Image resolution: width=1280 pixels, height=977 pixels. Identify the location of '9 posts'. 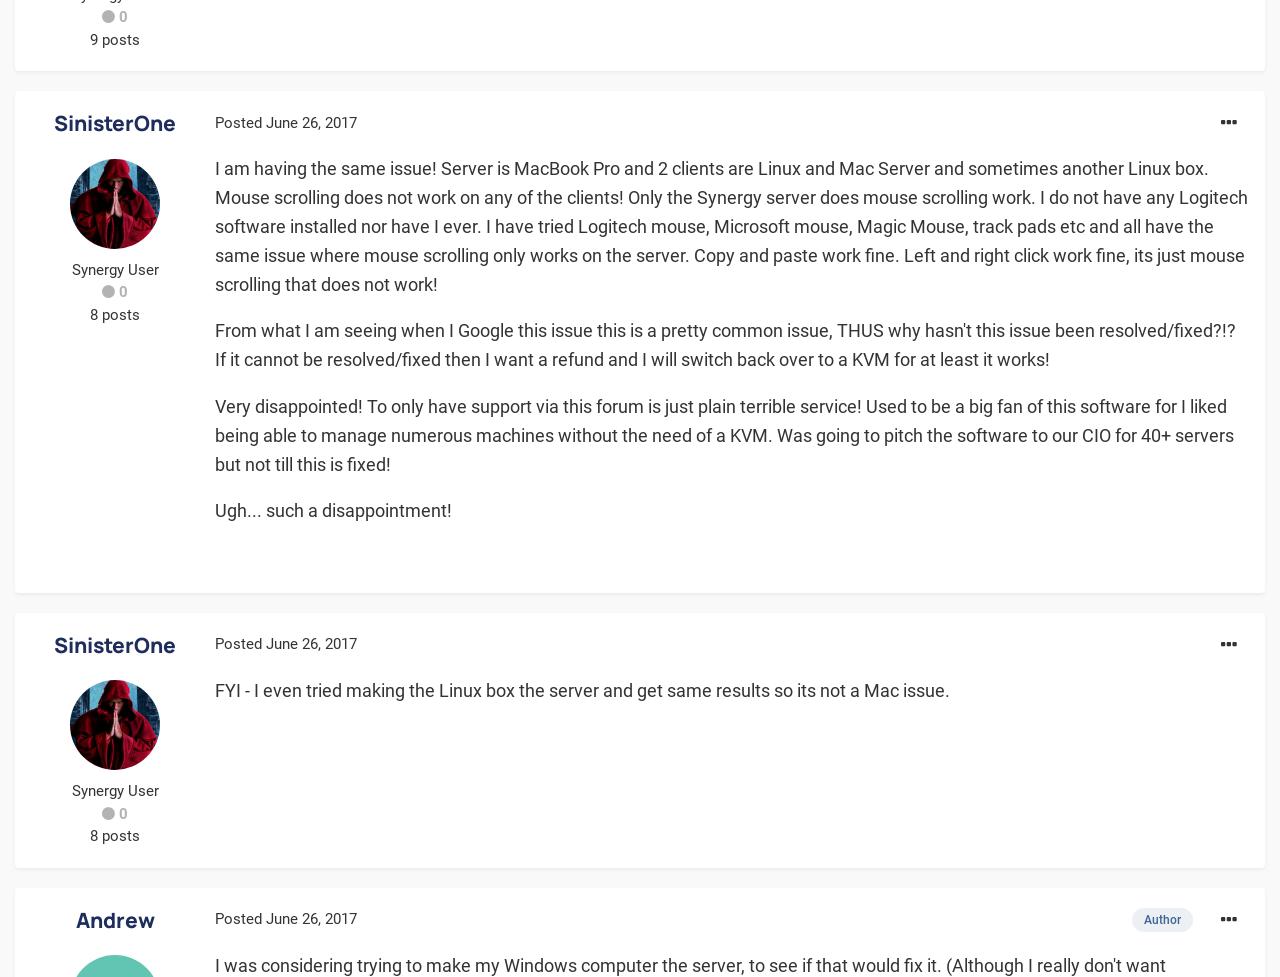
(113, 38).